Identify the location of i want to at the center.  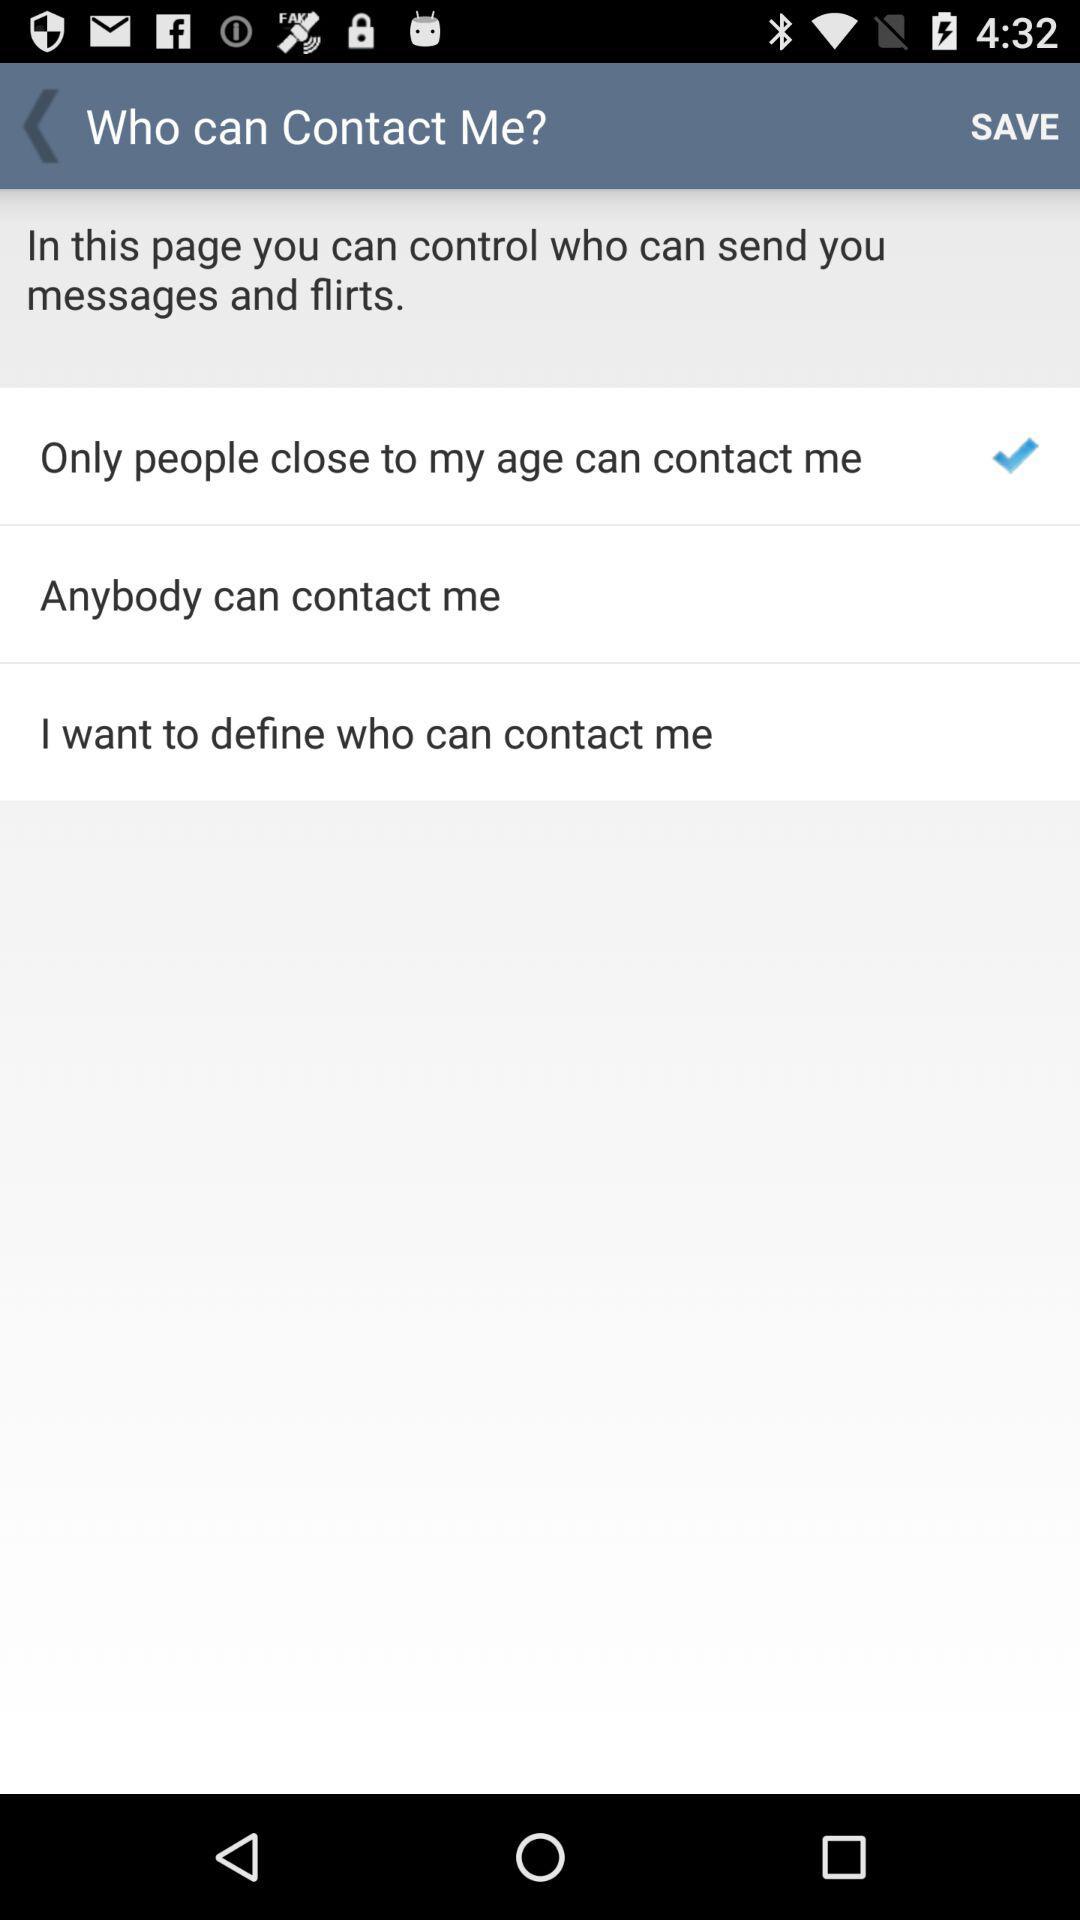
(489, 731).